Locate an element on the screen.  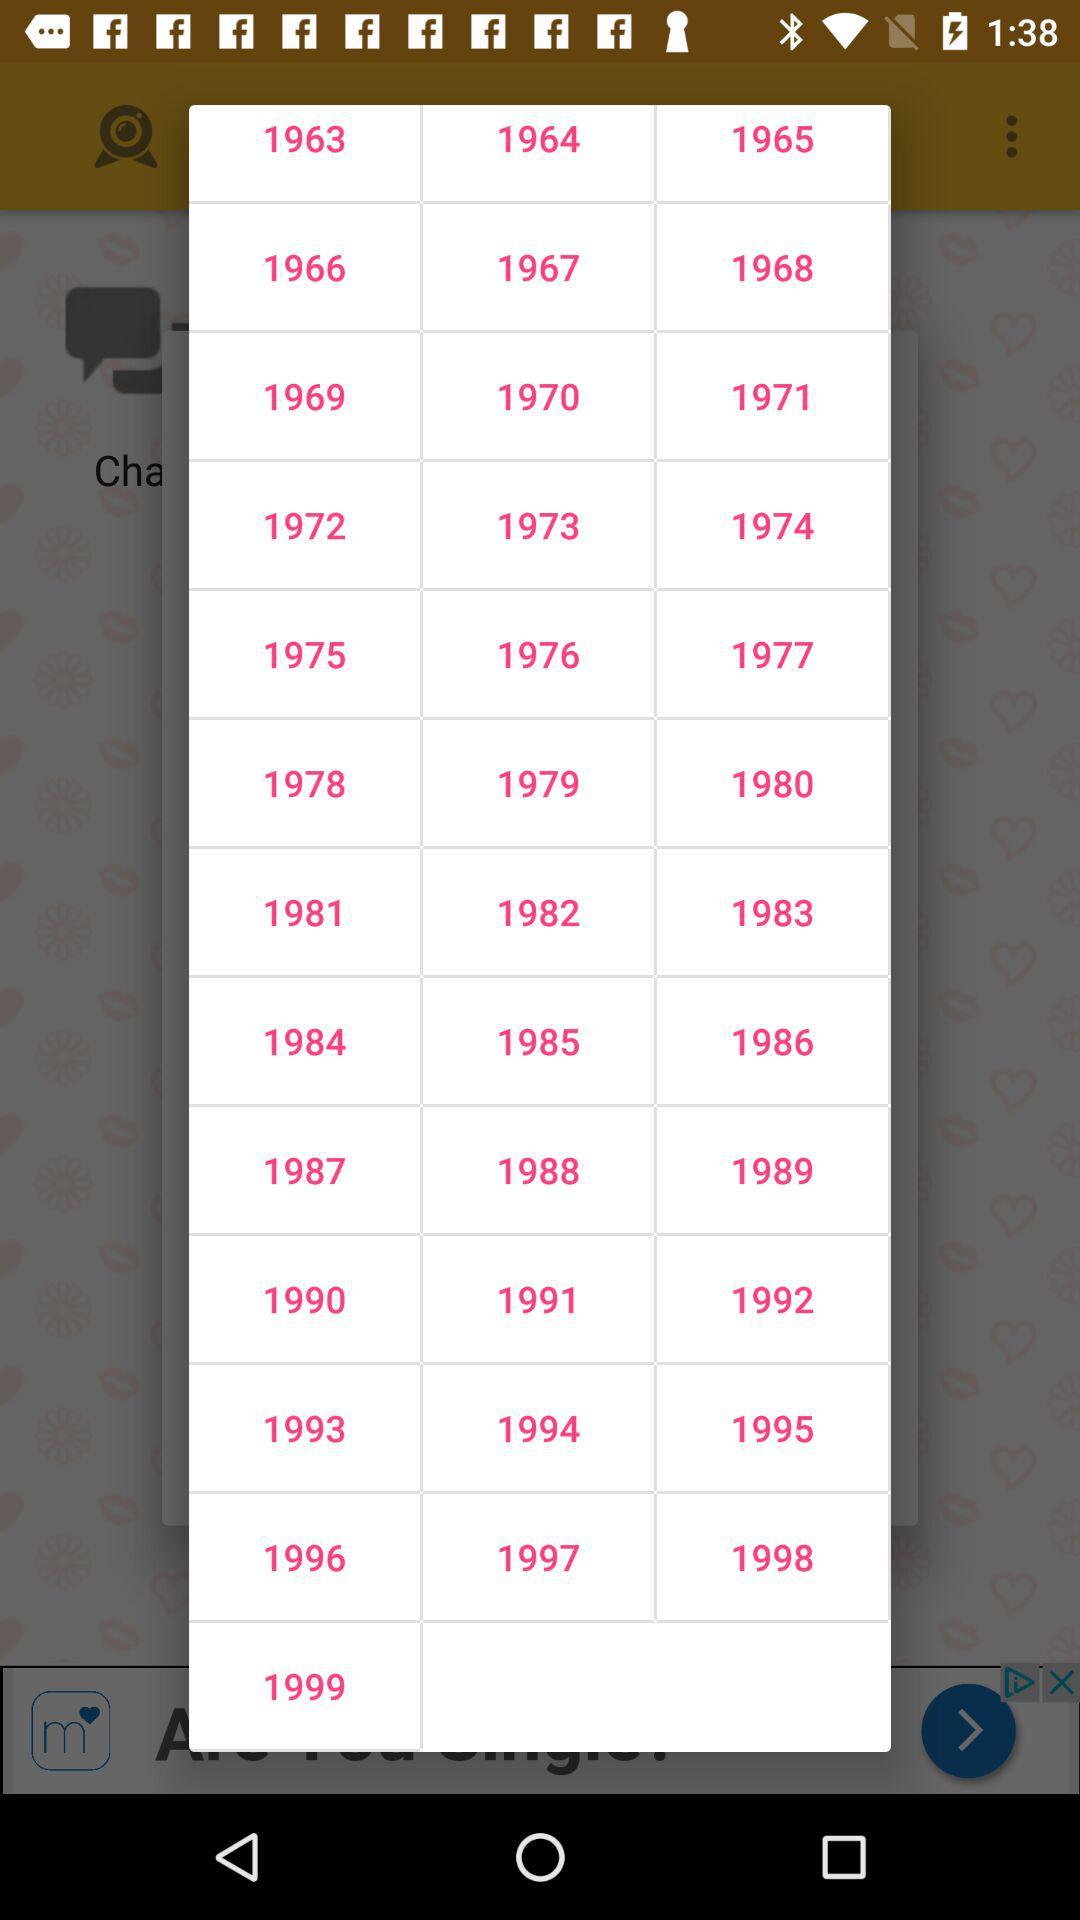
the 1994 is located at coordinates (537, 1427).